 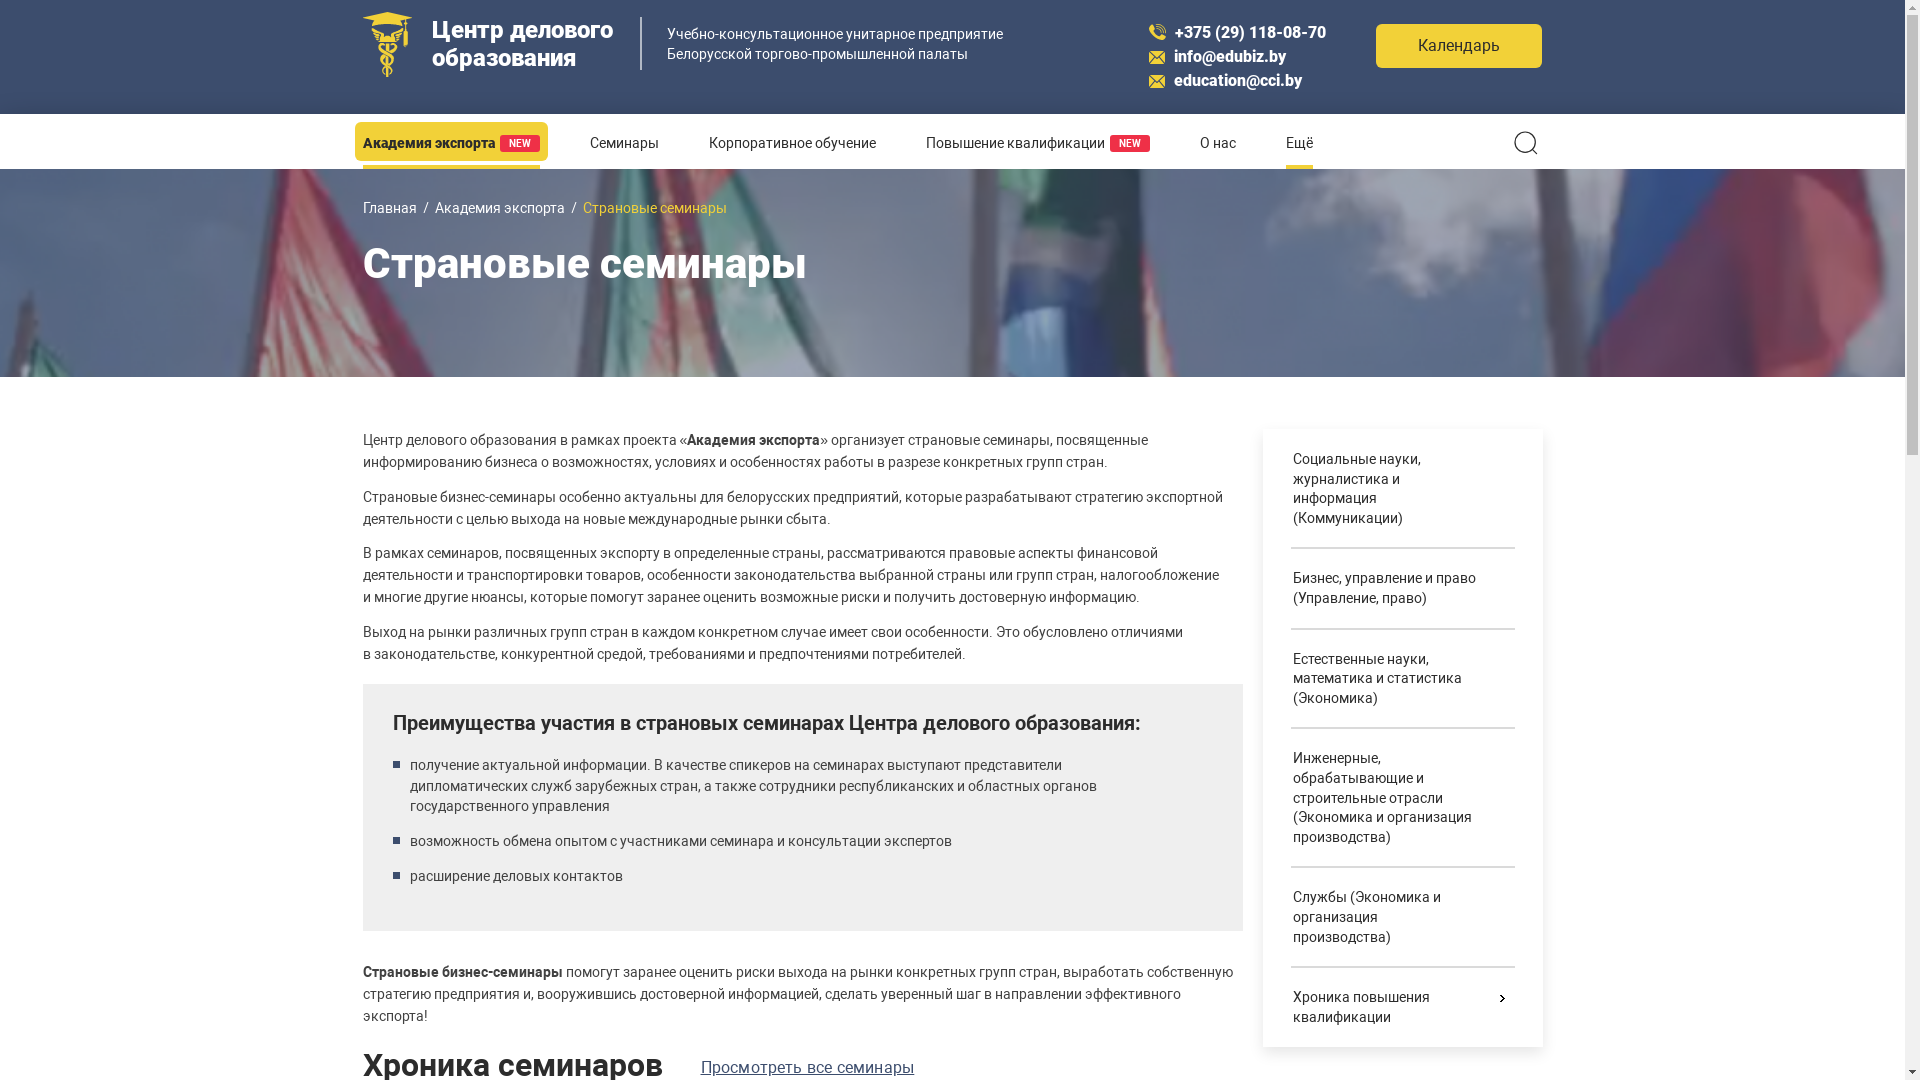 I want to click on 'education@cci.by', so click(x=1224, y=79).